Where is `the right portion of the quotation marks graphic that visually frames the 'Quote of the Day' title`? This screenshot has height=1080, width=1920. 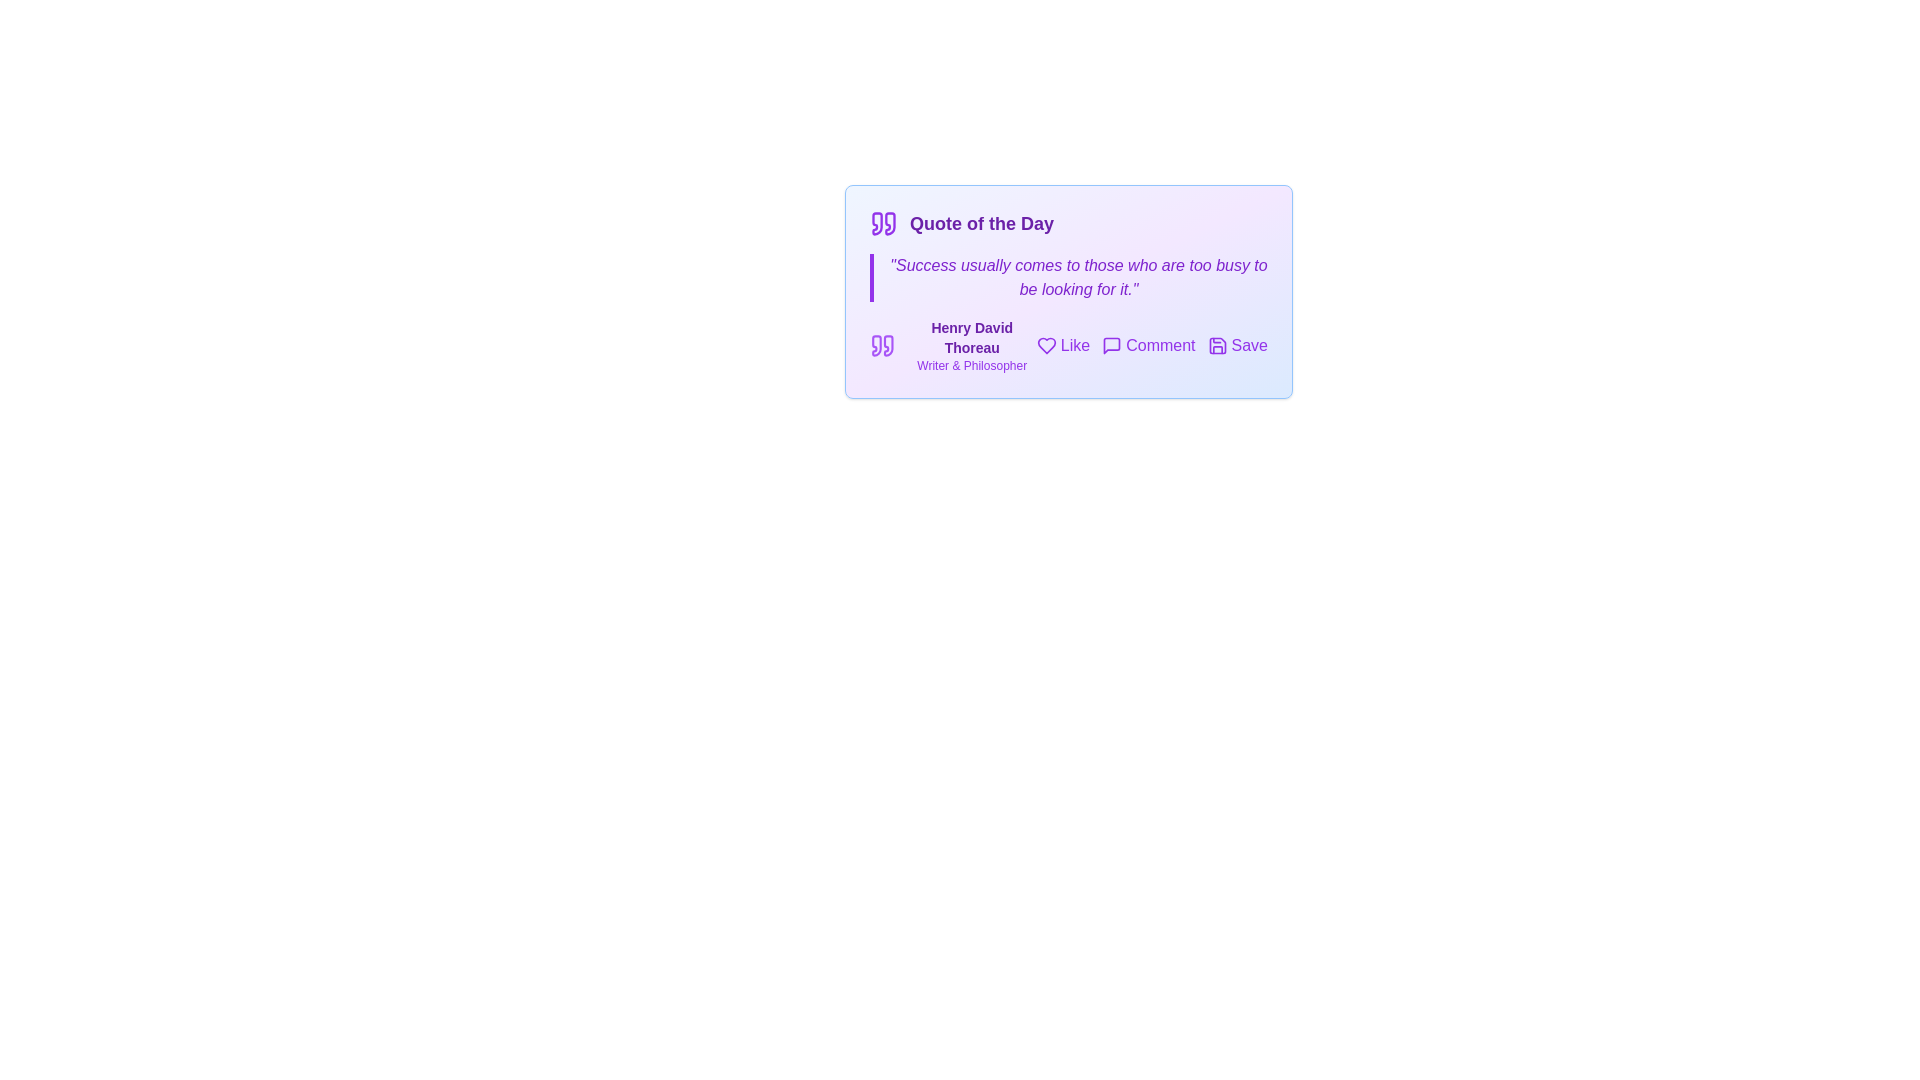 the right portion of the quotation marks graphic that visually frames the 'Quote of the Day' title is located at coordinates (889, 223).